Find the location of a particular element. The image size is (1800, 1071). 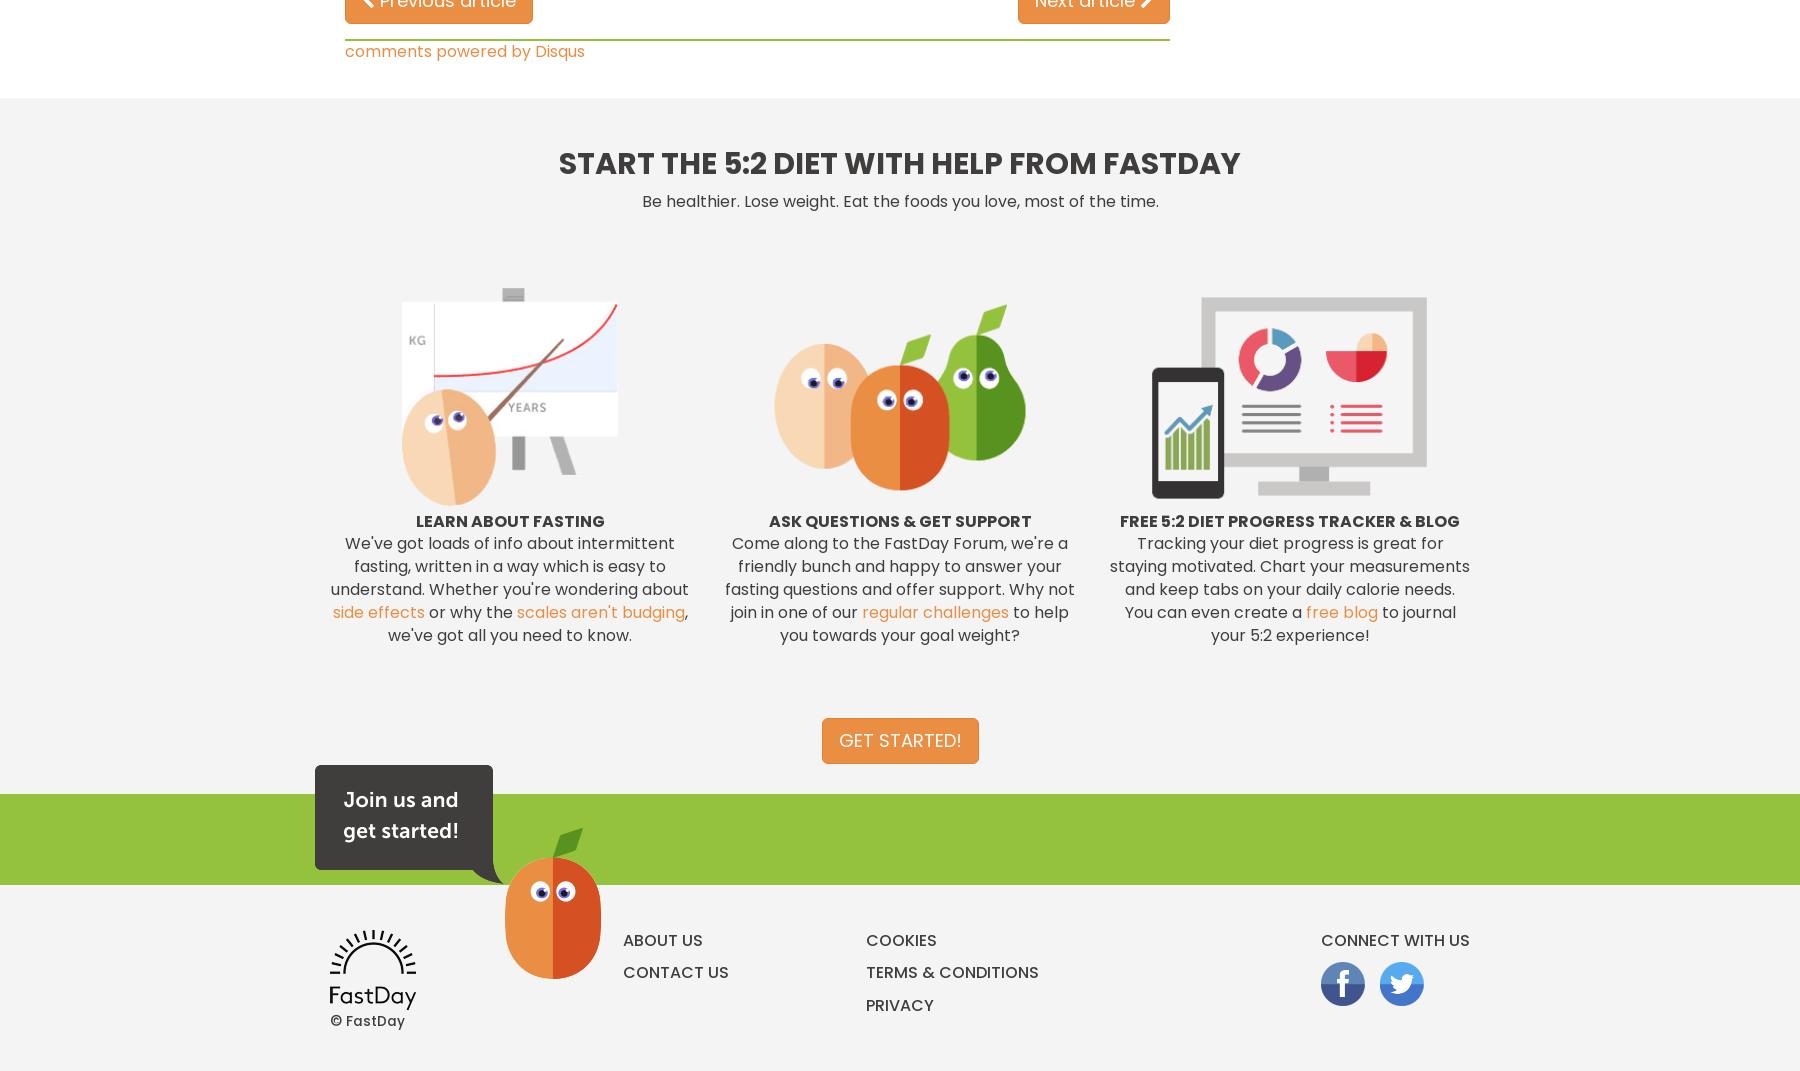

', we've got all you need to know.' is located at coordinates (536, 622).